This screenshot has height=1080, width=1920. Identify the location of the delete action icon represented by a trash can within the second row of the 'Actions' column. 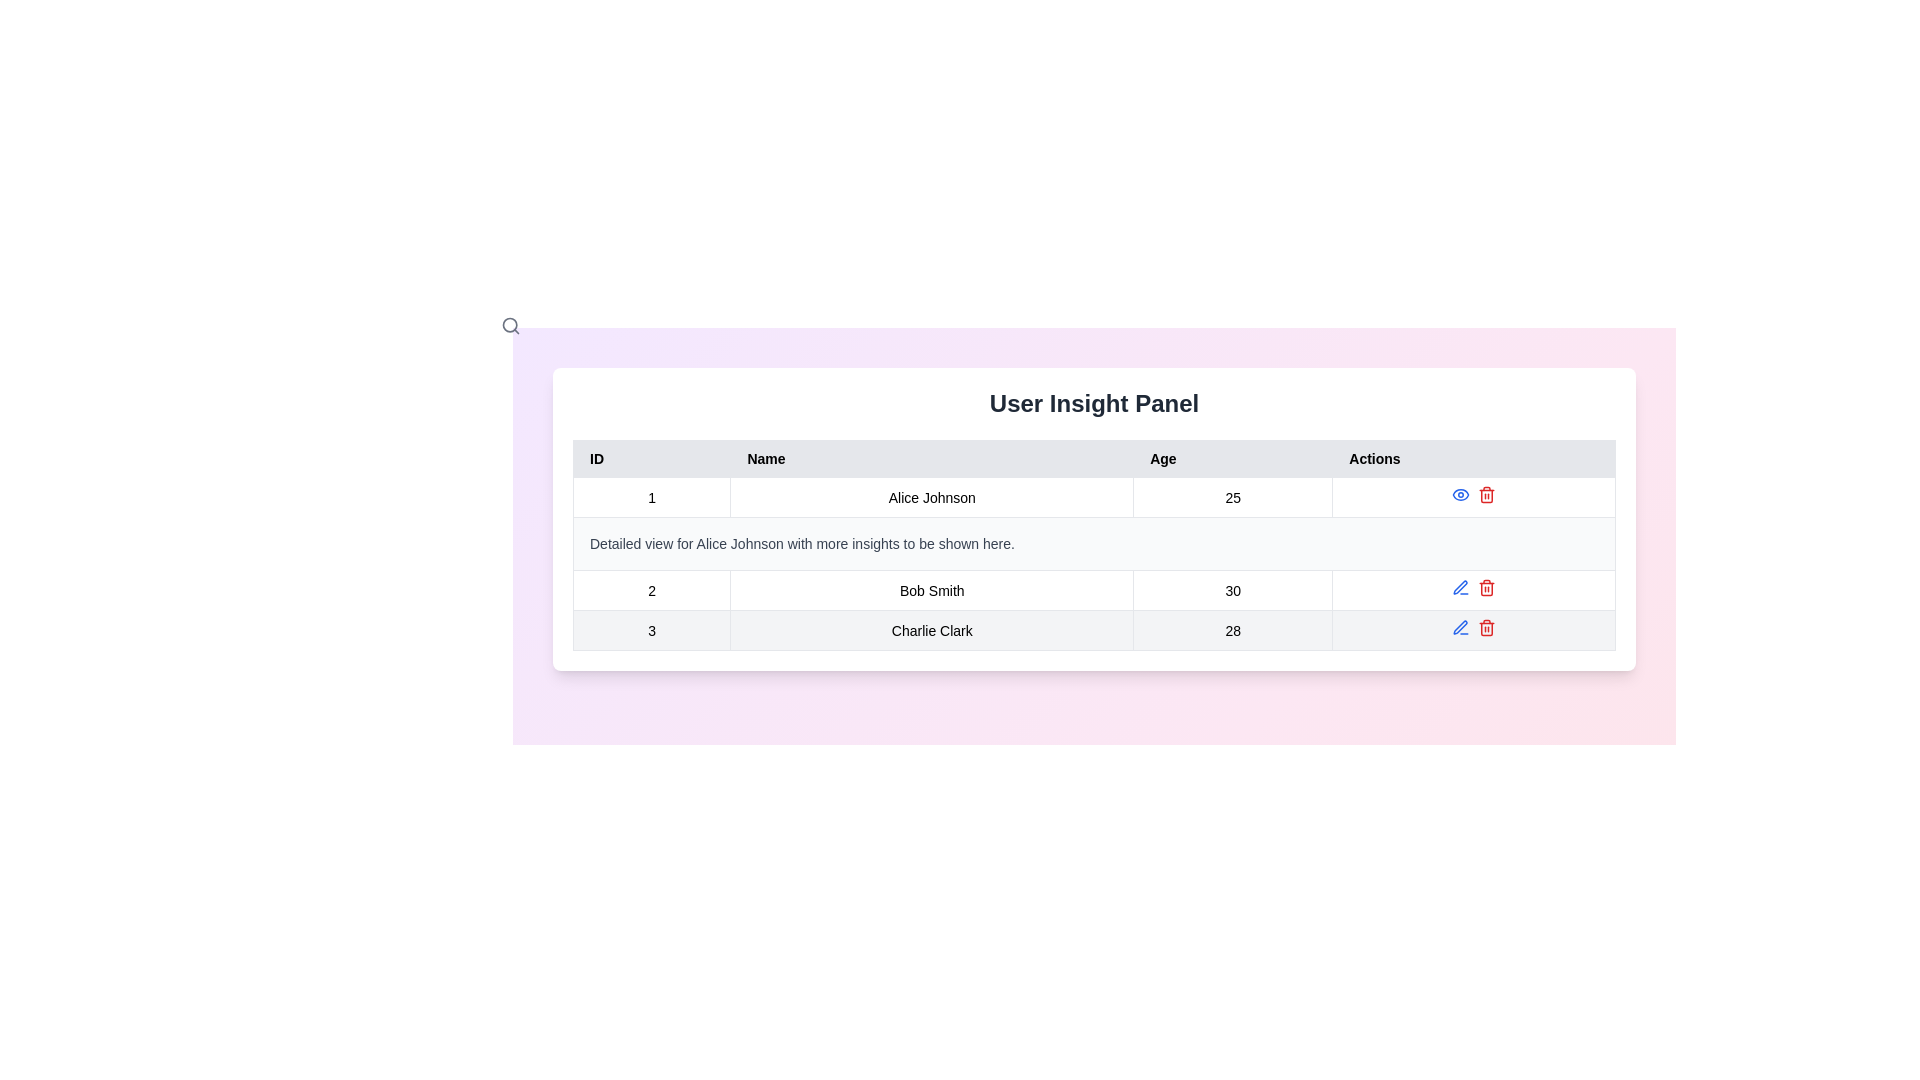
(1487, 628).